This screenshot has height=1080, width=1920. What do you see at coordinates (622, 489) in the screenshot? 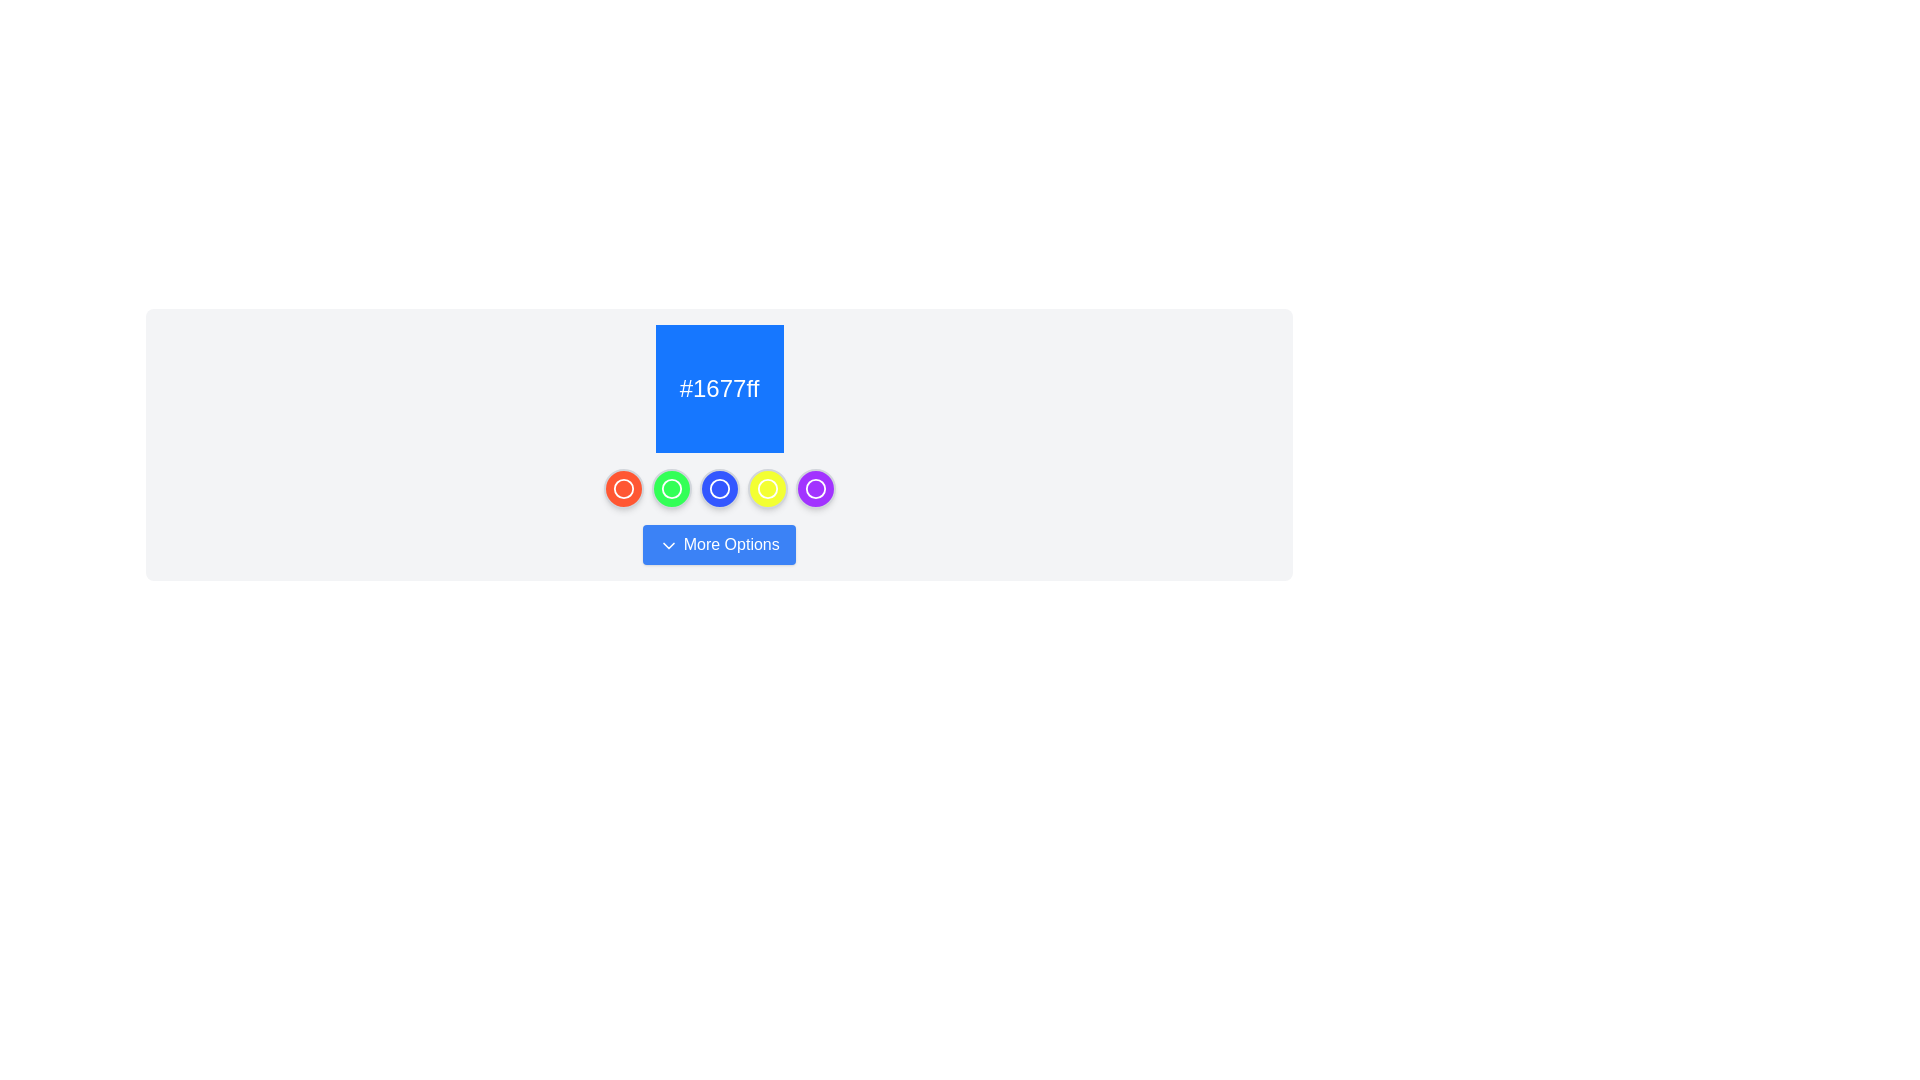
I see `the first circular button from the left, which has a bright orange background and a white target-like icon at its center` at bounding box center [622, 489].